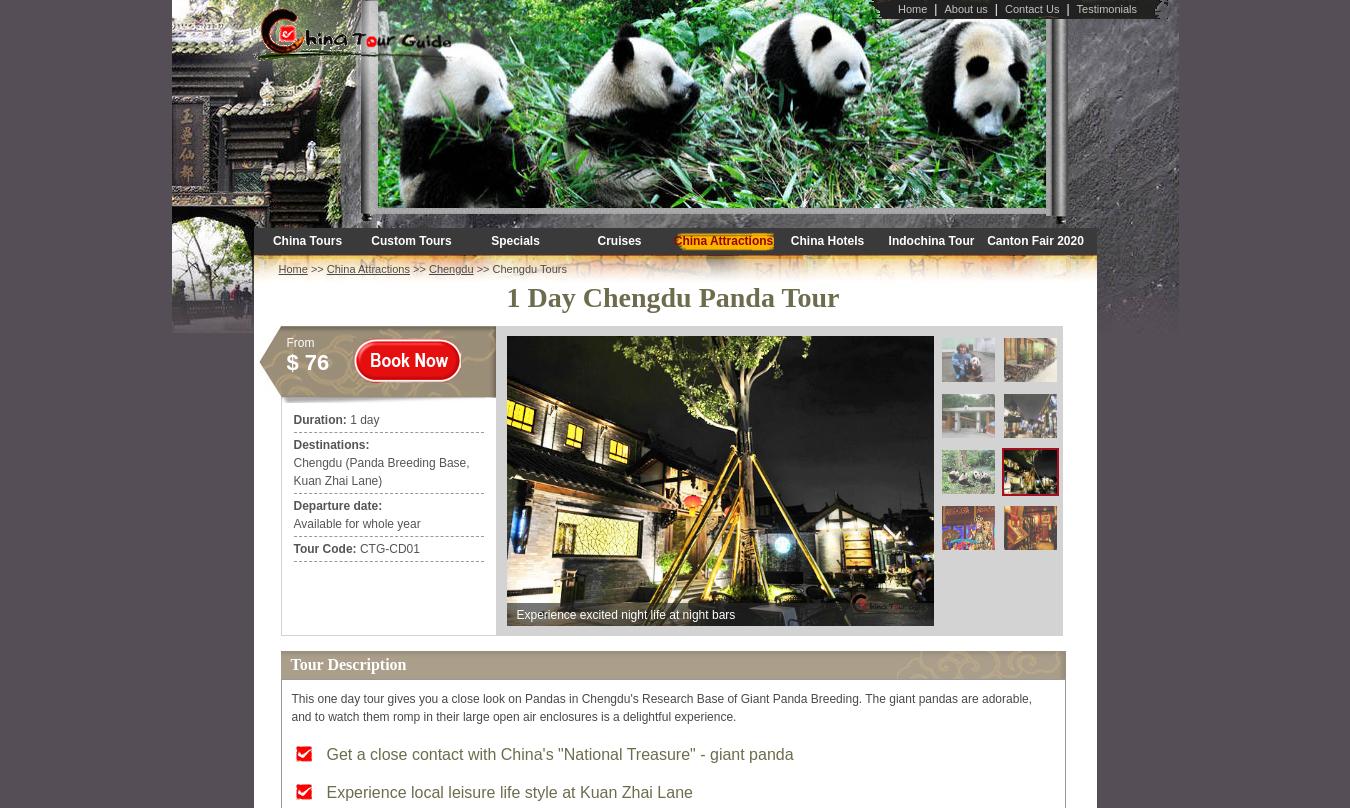 Image resolution: width=1350 pixels, height=808 pixels. I want to click on 'Destinations:', so click(330, 444).